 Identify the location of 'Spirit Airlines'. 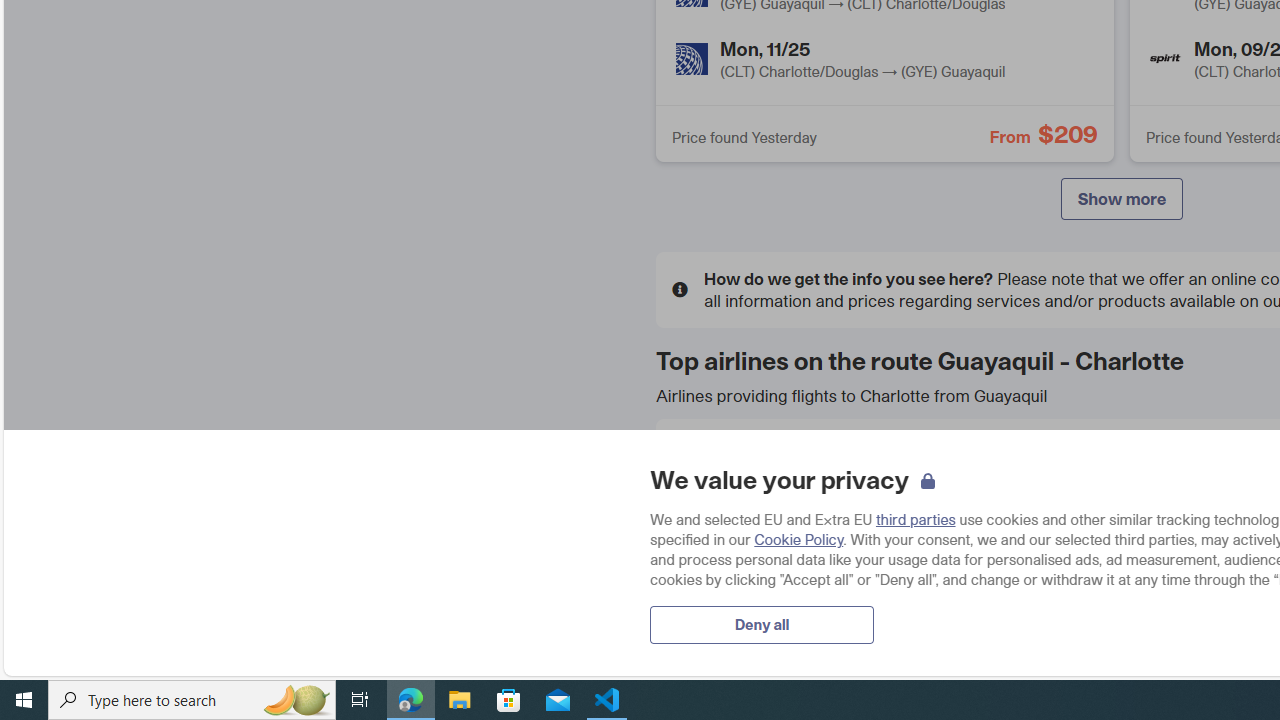
(1165, 58).